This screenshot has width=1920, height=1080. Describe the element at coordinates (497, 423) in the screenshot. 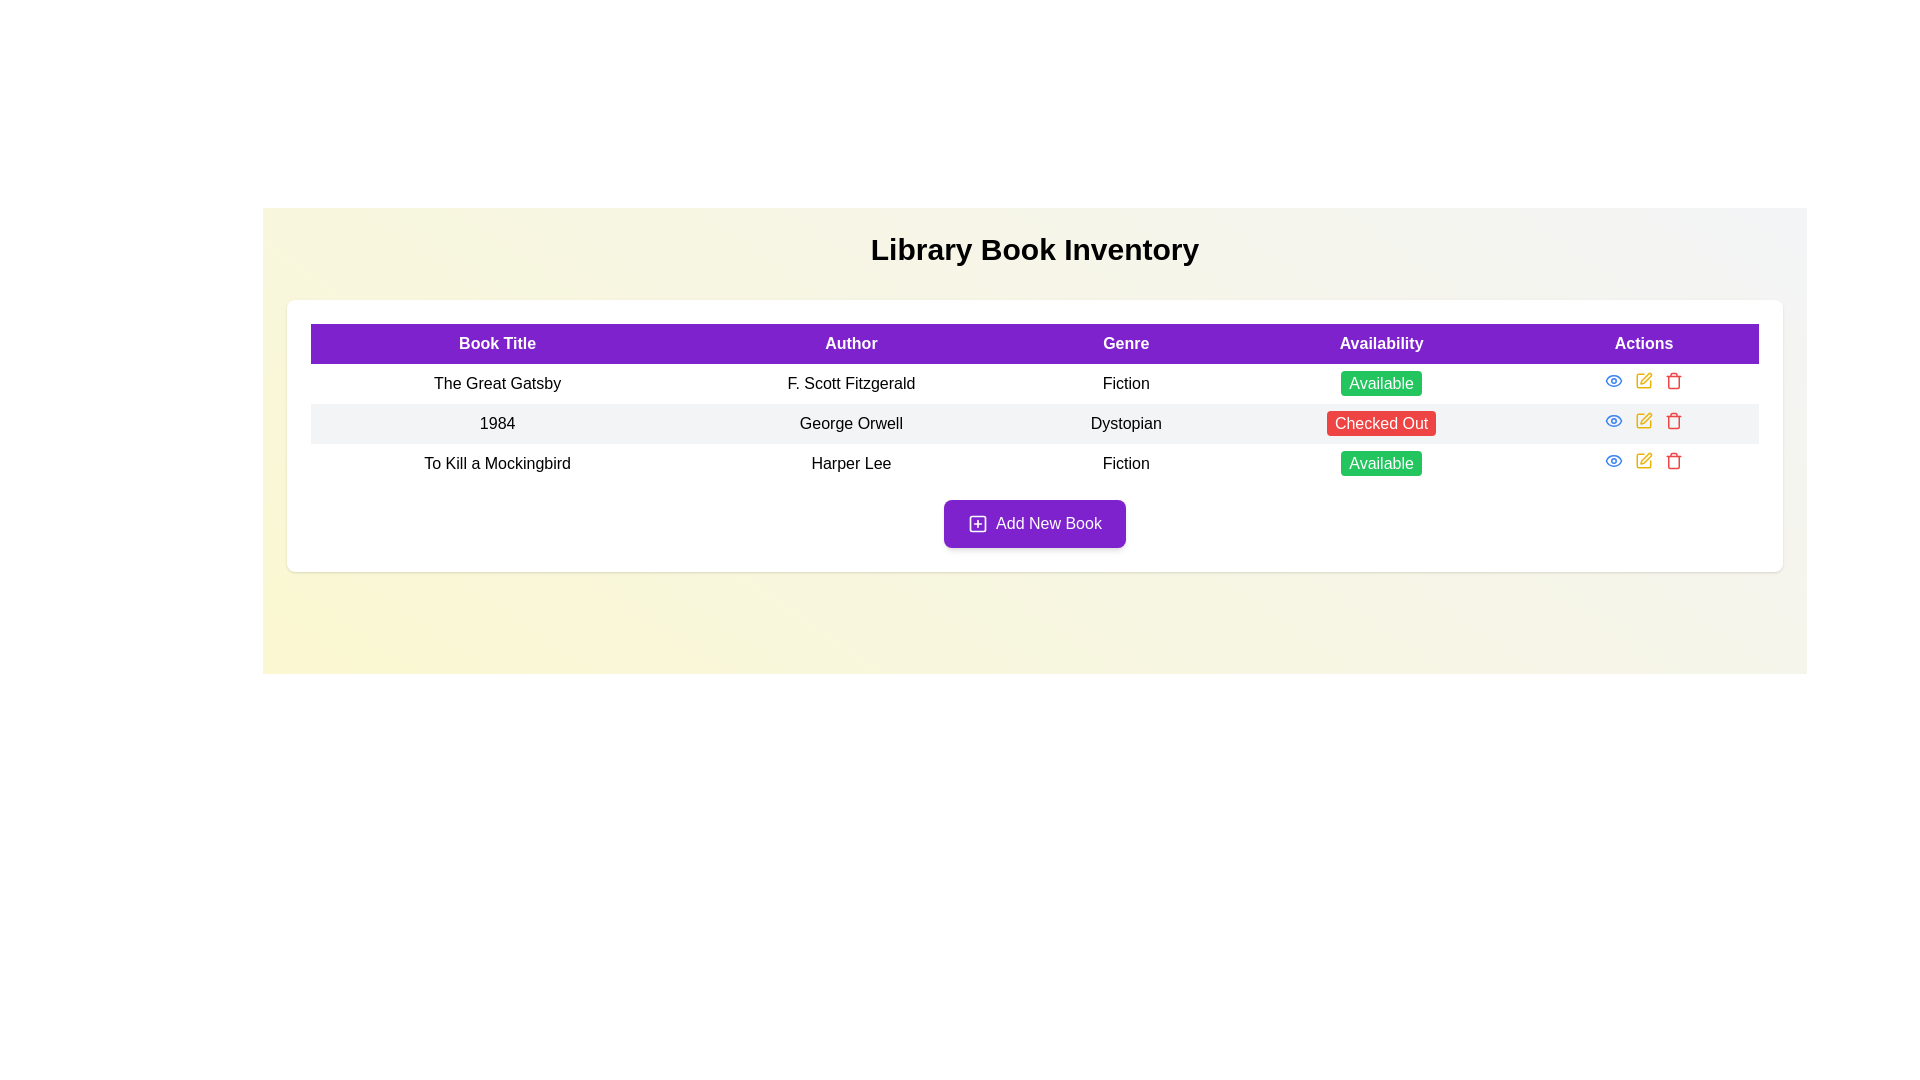

I see `the label displaying the text '1984' in the first column of the second row of the table under the 'Book Title' heading` at that location.